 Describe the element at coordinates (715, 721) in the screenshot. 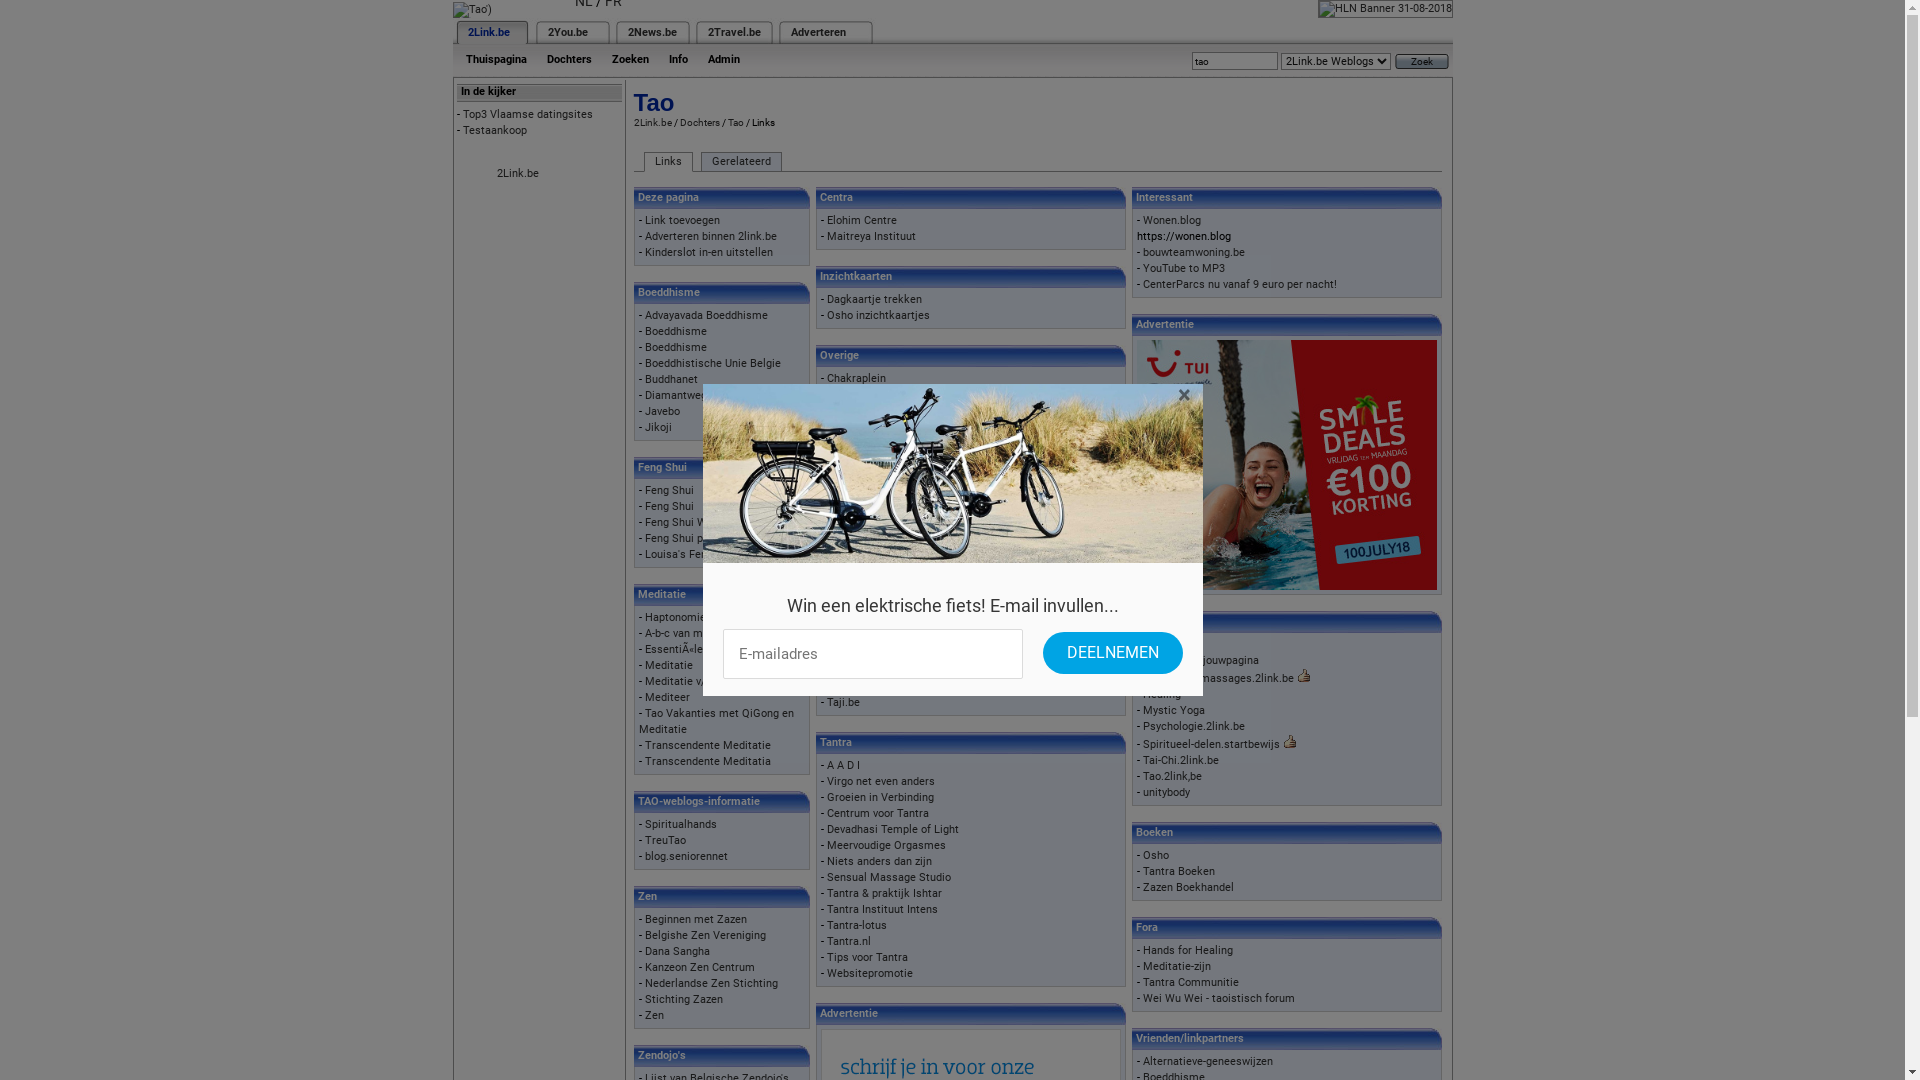

I see `'Tao Vakanties met QiGong en Meditatie'` at that location.